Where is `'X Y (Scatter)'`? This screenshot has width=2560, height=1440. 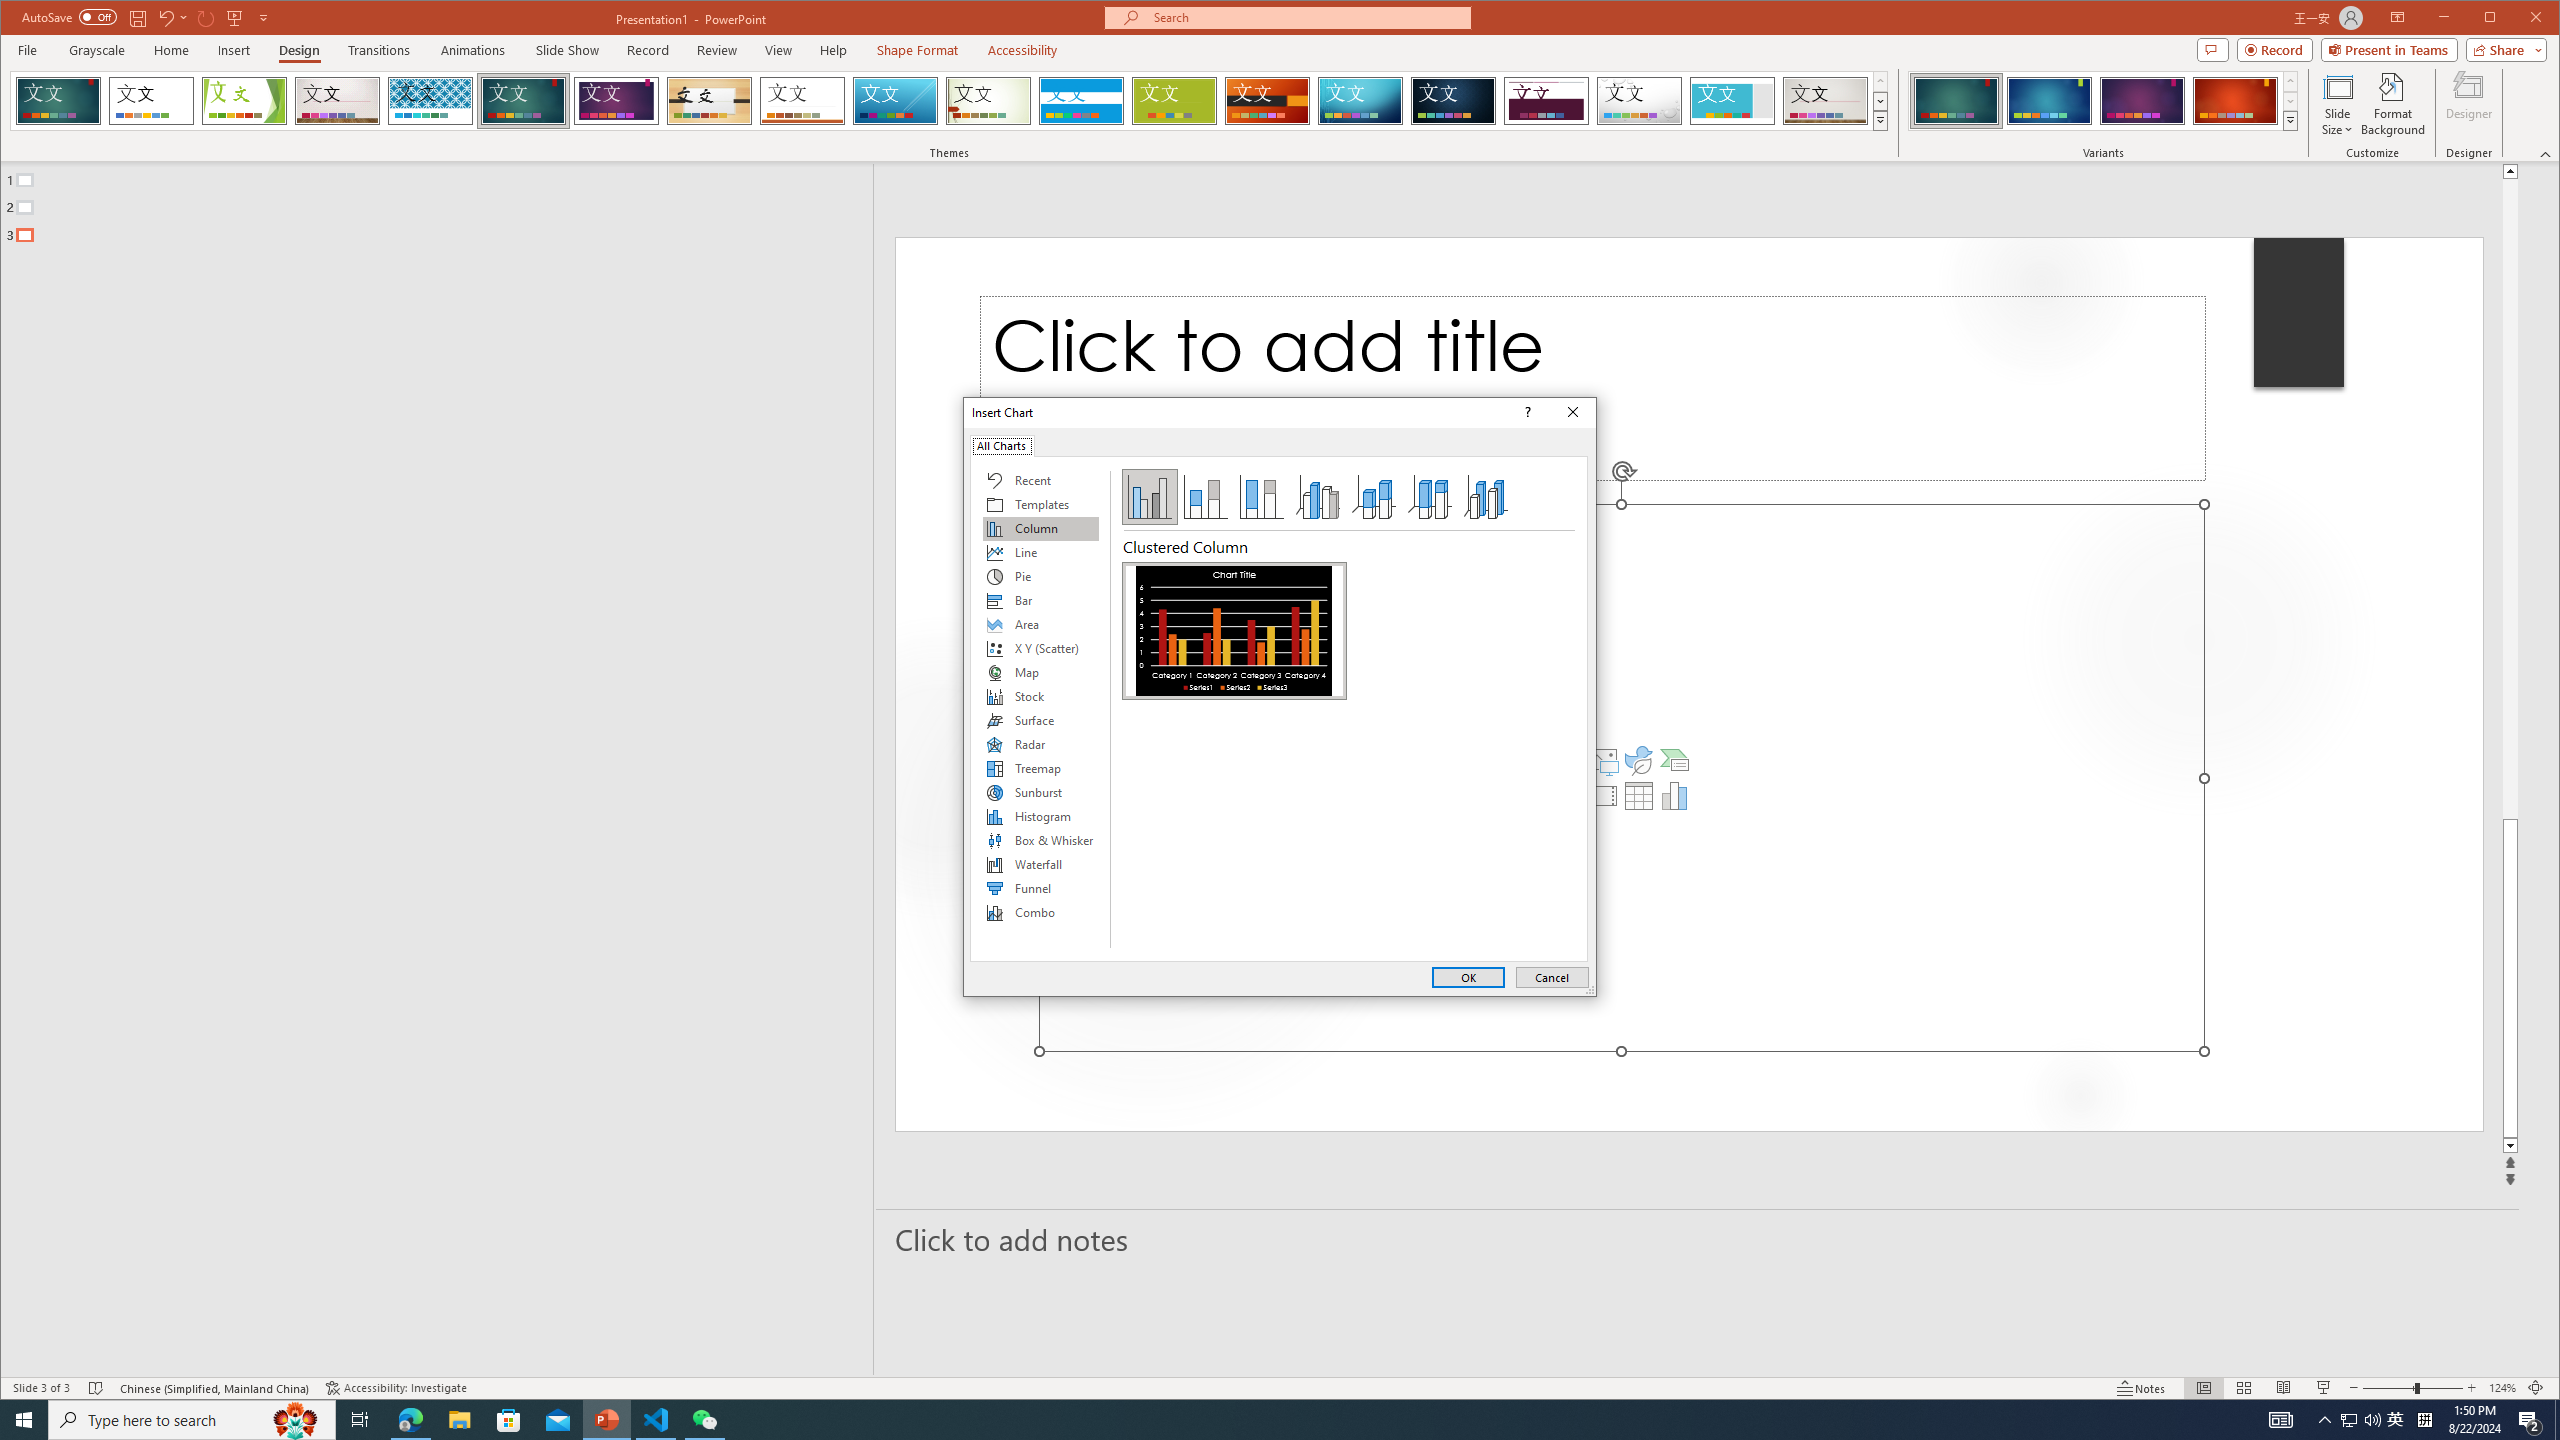 'X Y (Scatter)' is located at coordinates (1039, 647).